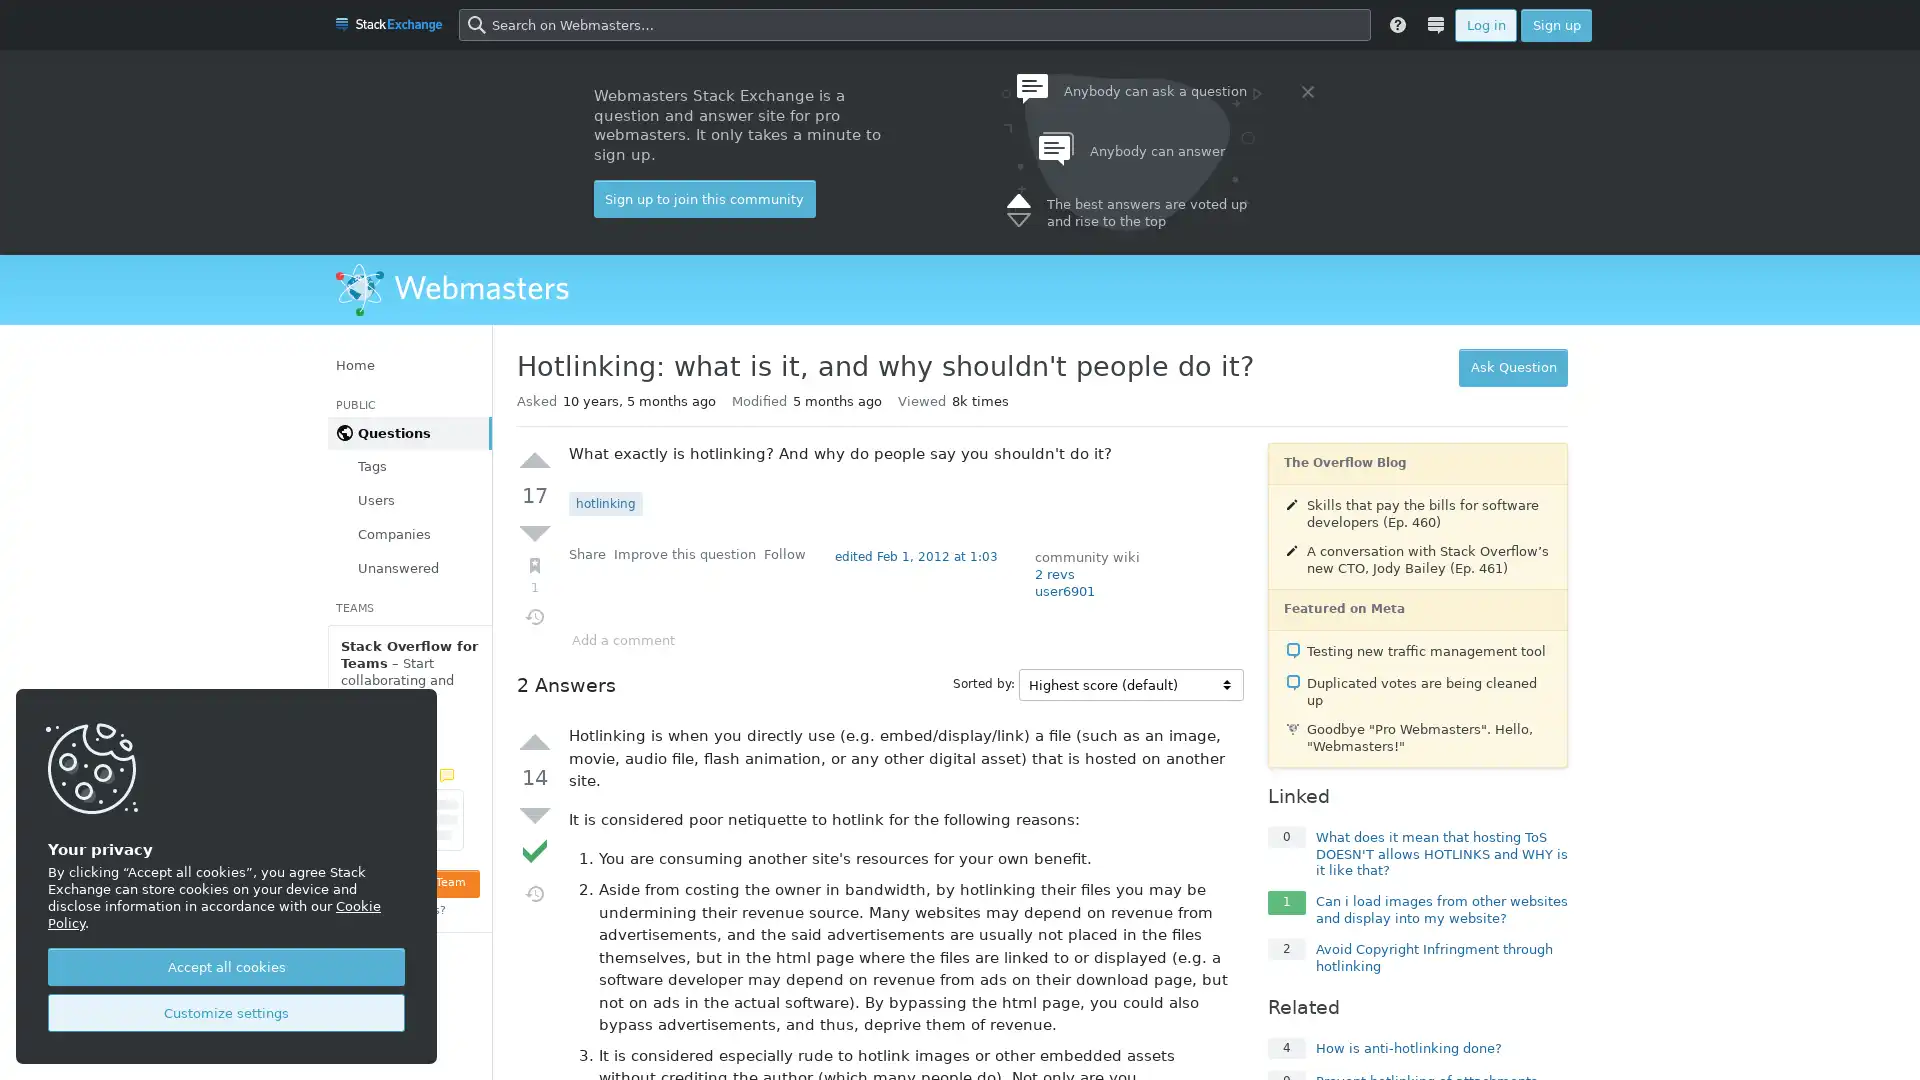  Describe the element at coordinates (226, 966) in the screenshot. I see `Accept all cookies` at that location.